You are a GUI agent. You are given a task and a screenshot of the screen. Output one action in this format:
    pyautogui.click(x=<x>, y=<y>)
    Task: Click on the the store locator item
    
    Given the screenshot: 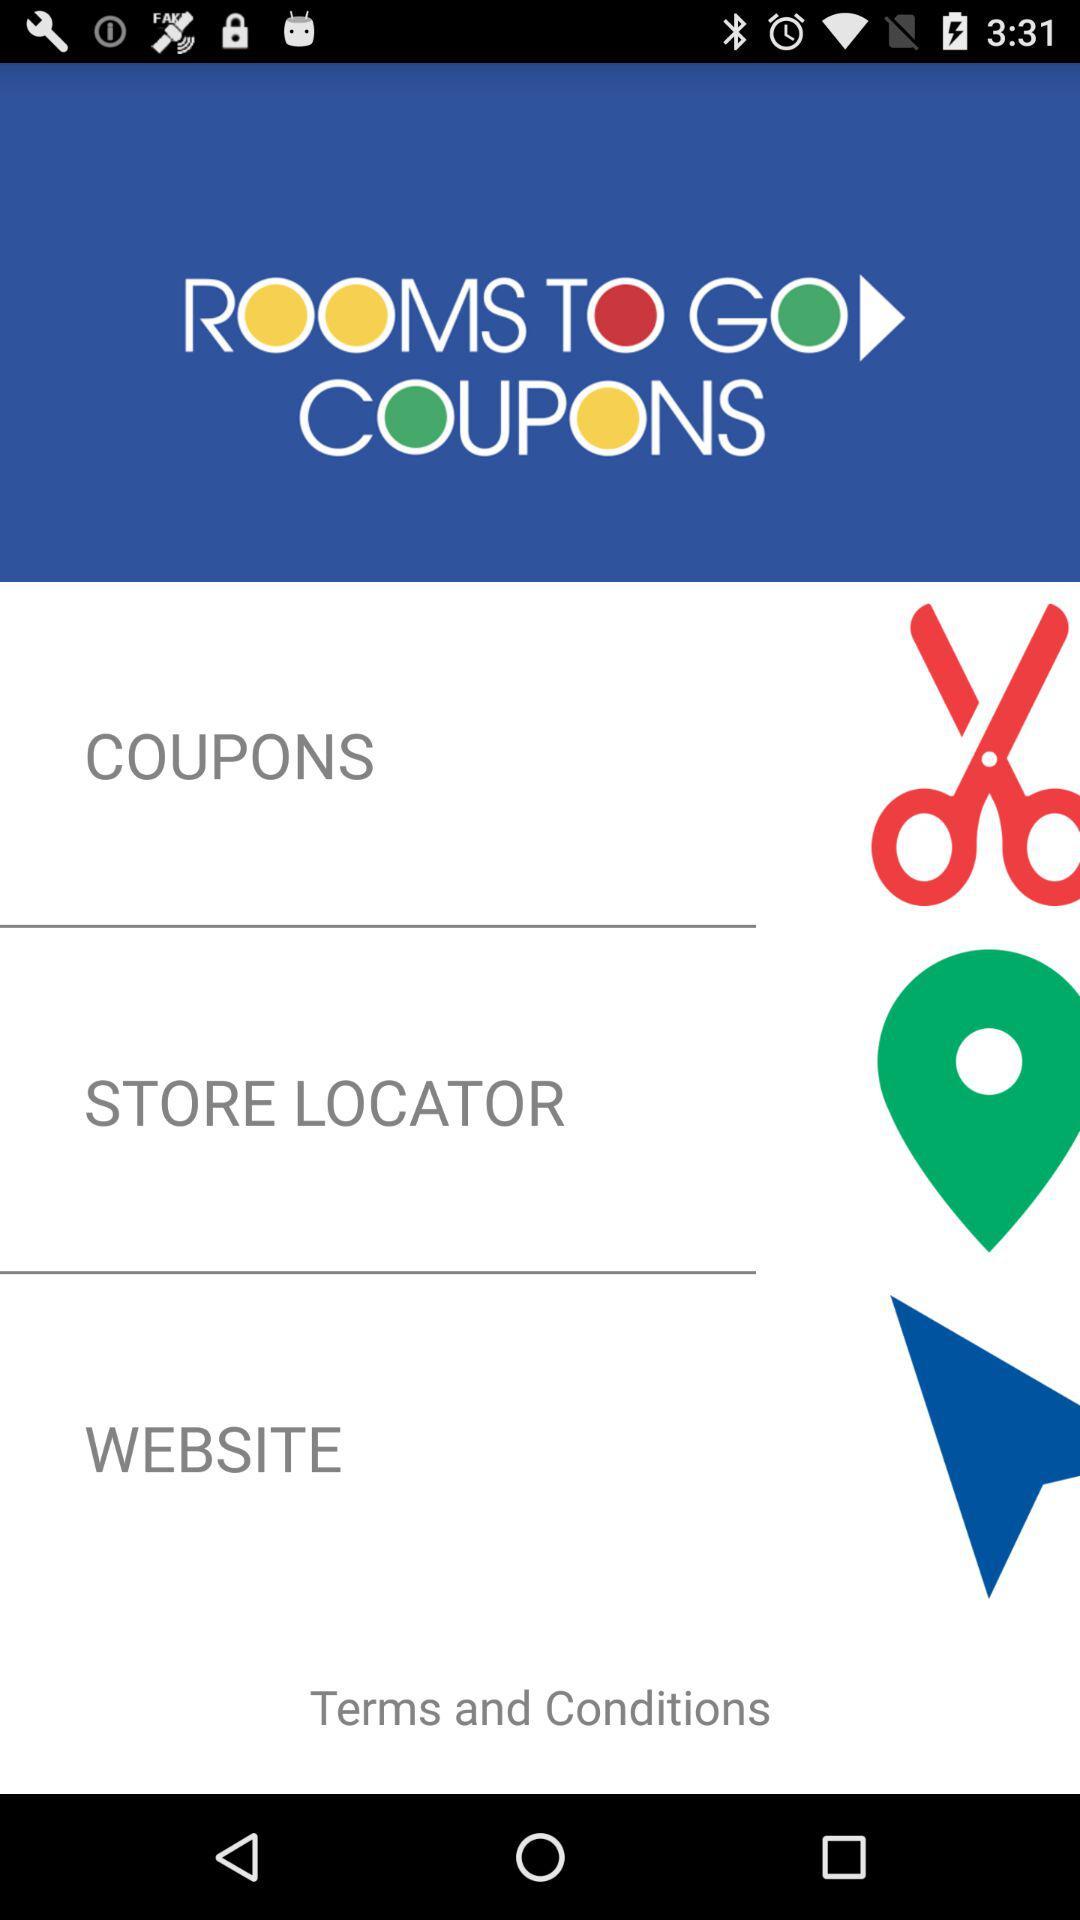 What is the action you would take?
    pyautogui.click(x=540, y=1099)
    